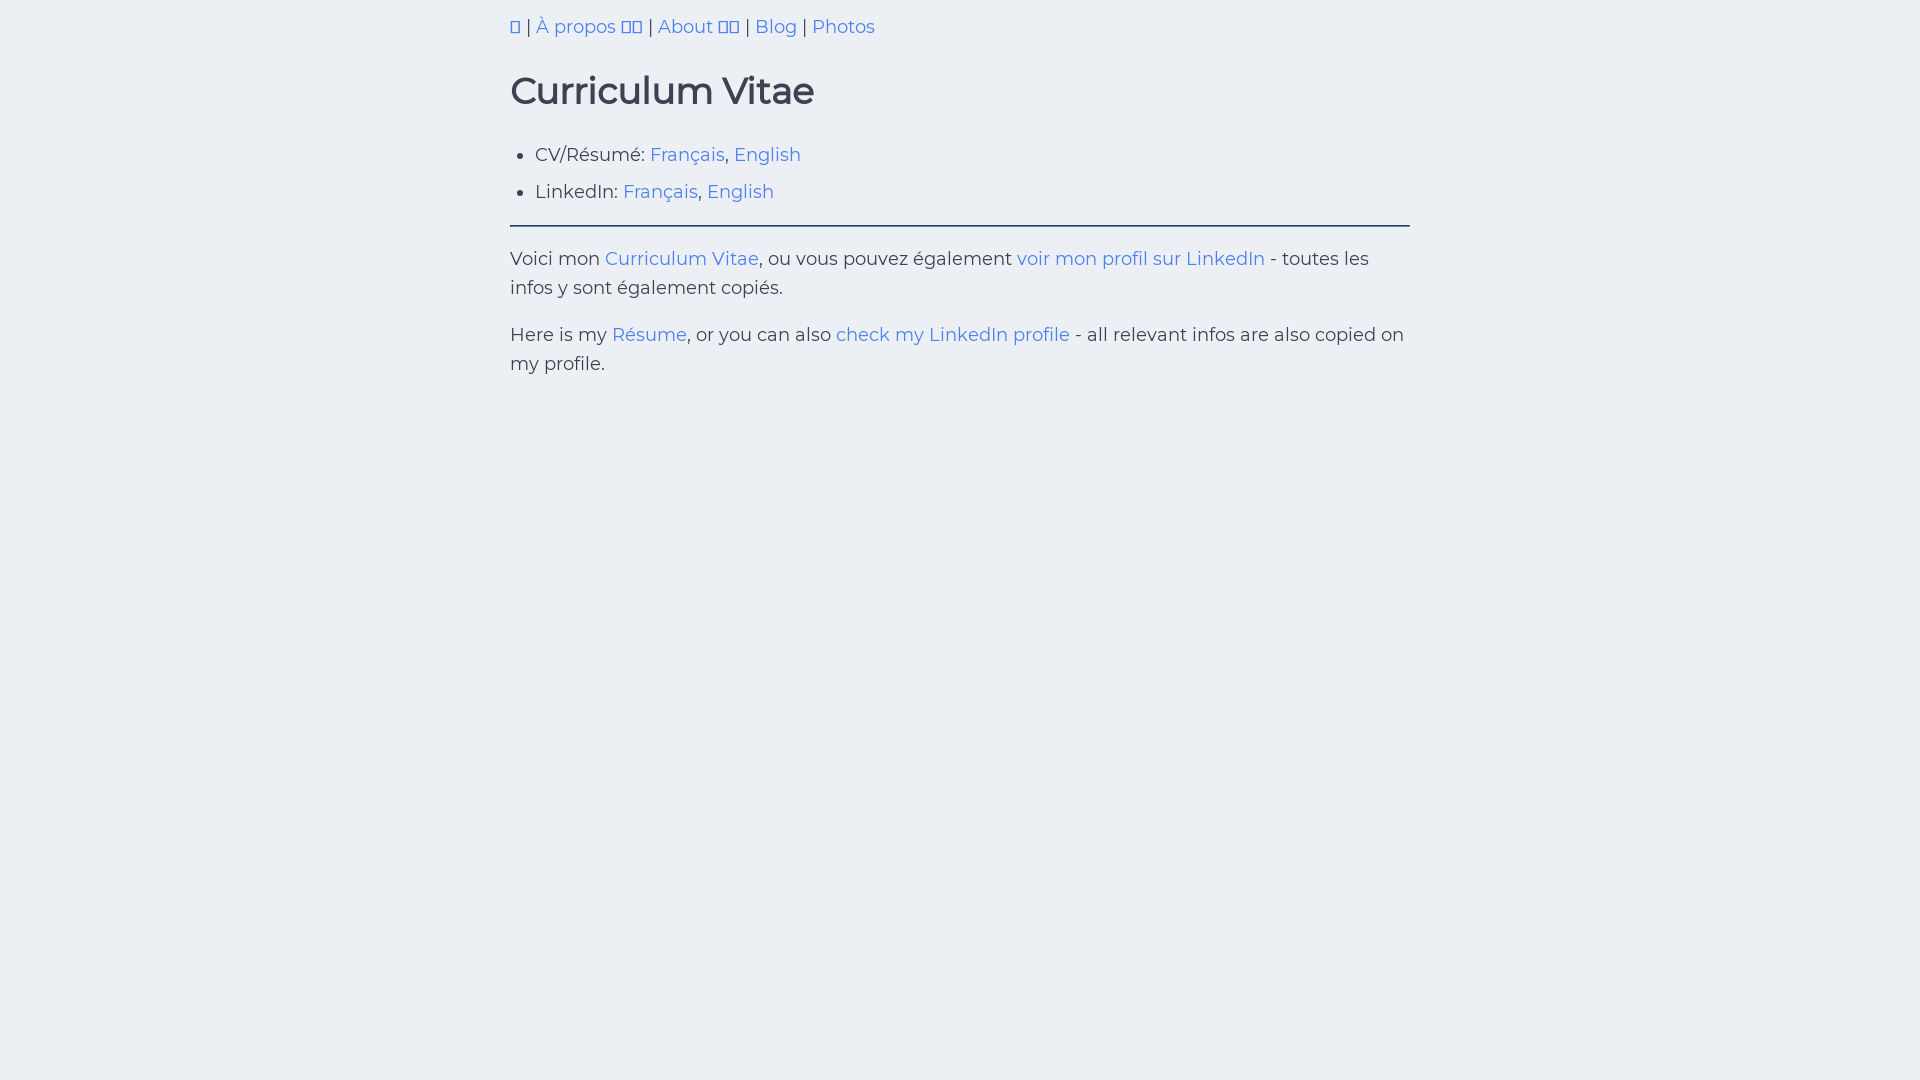 The image size is (1920, 1080). Describe the element at coordinates (1141, 257) in the screenshot. I see `'voir mon profil sur LinkedIn'` at that location.